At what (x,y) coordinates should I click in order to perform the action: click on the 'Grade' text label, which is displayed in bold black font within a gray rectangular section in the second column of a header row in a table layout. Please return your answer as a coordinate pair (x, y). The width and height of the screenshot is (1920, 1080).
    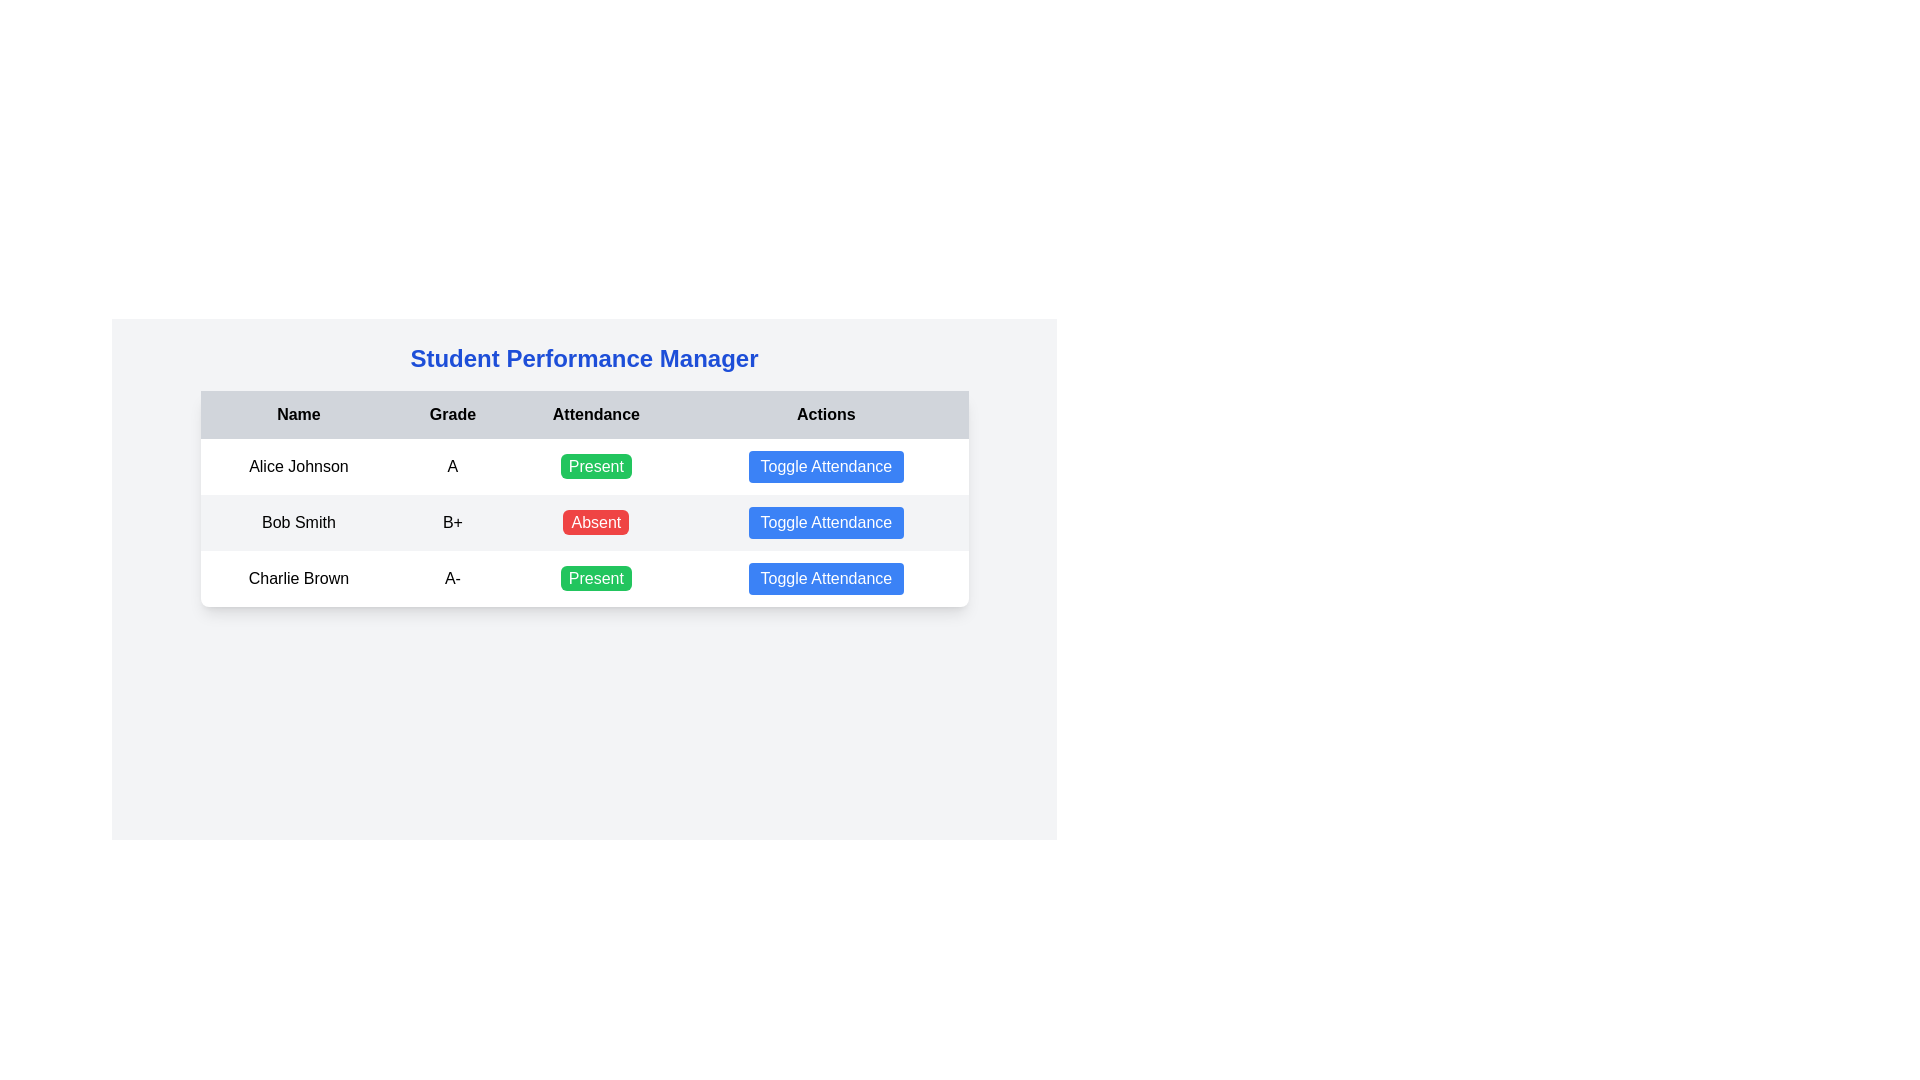
    Looking at the image, I should click on (451, 414).